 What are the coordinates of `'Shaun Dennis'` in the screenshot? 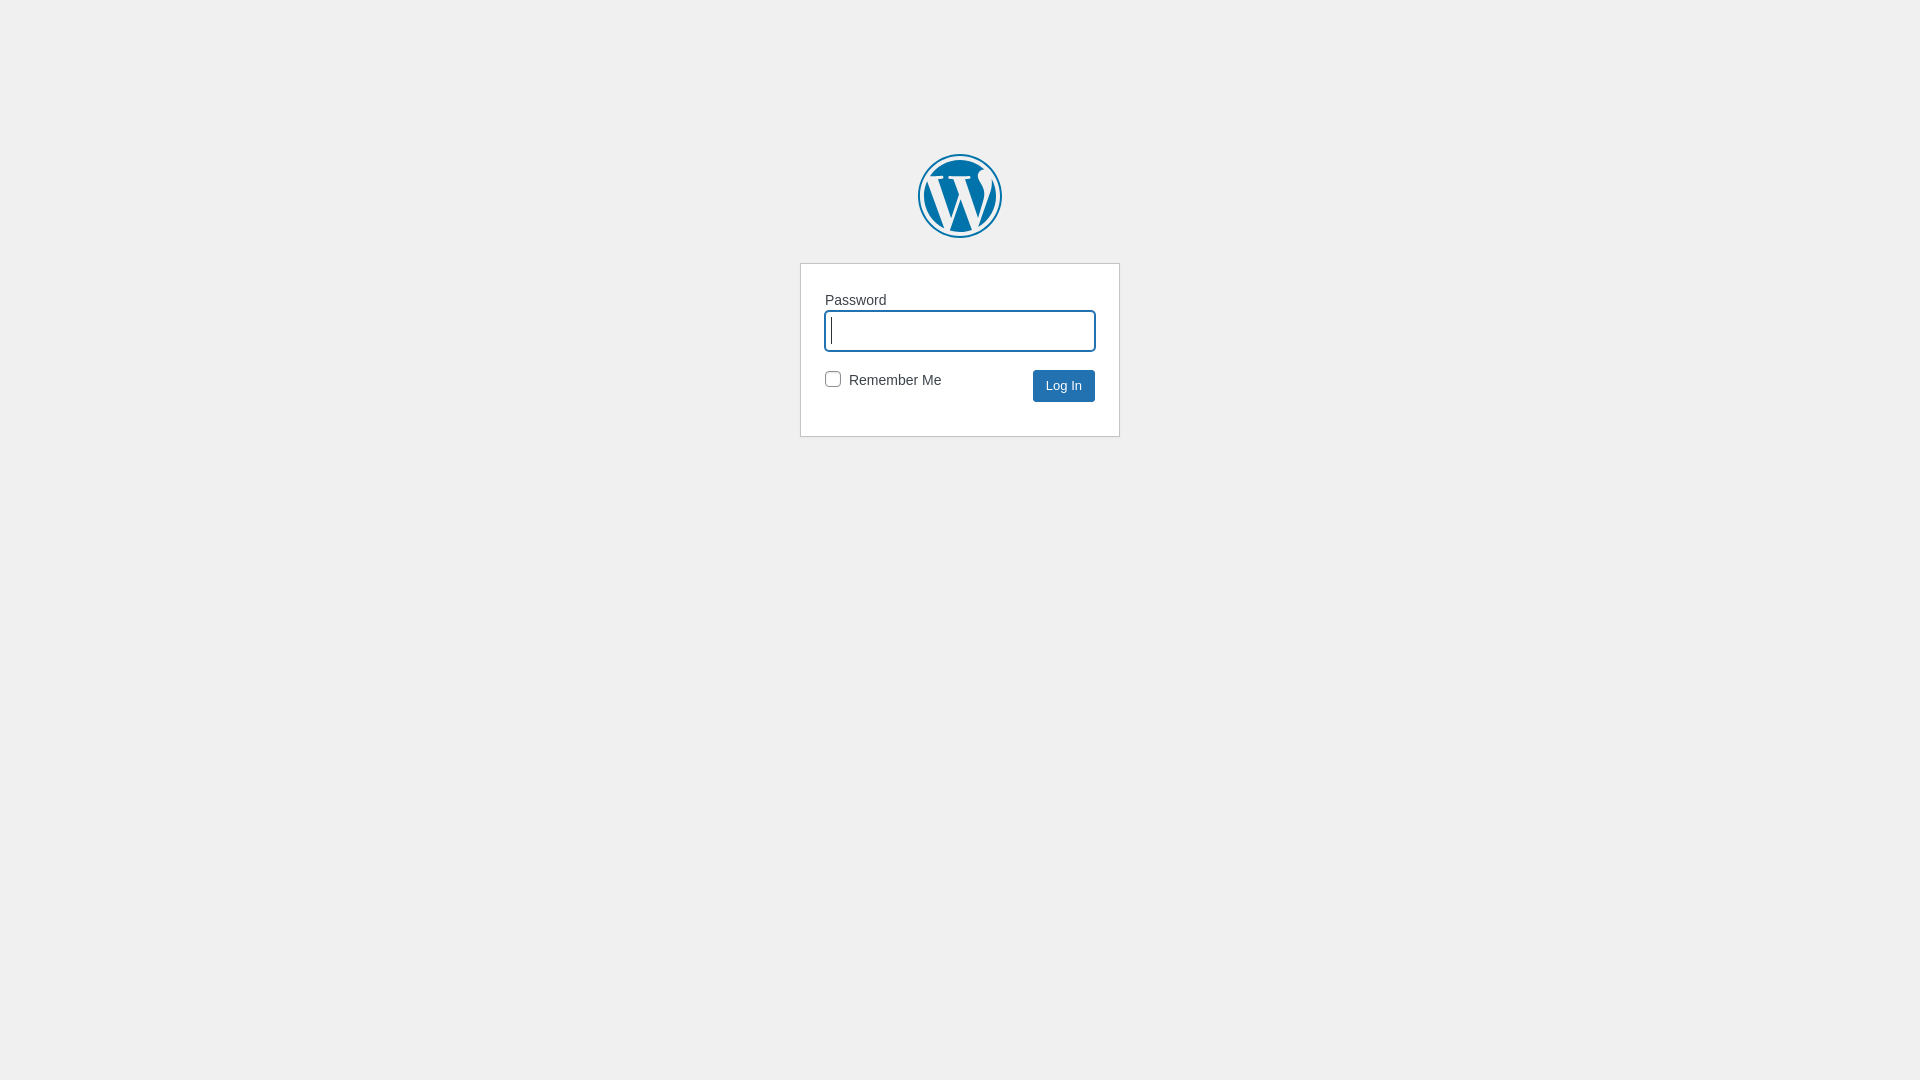 It's located at (916, 196).